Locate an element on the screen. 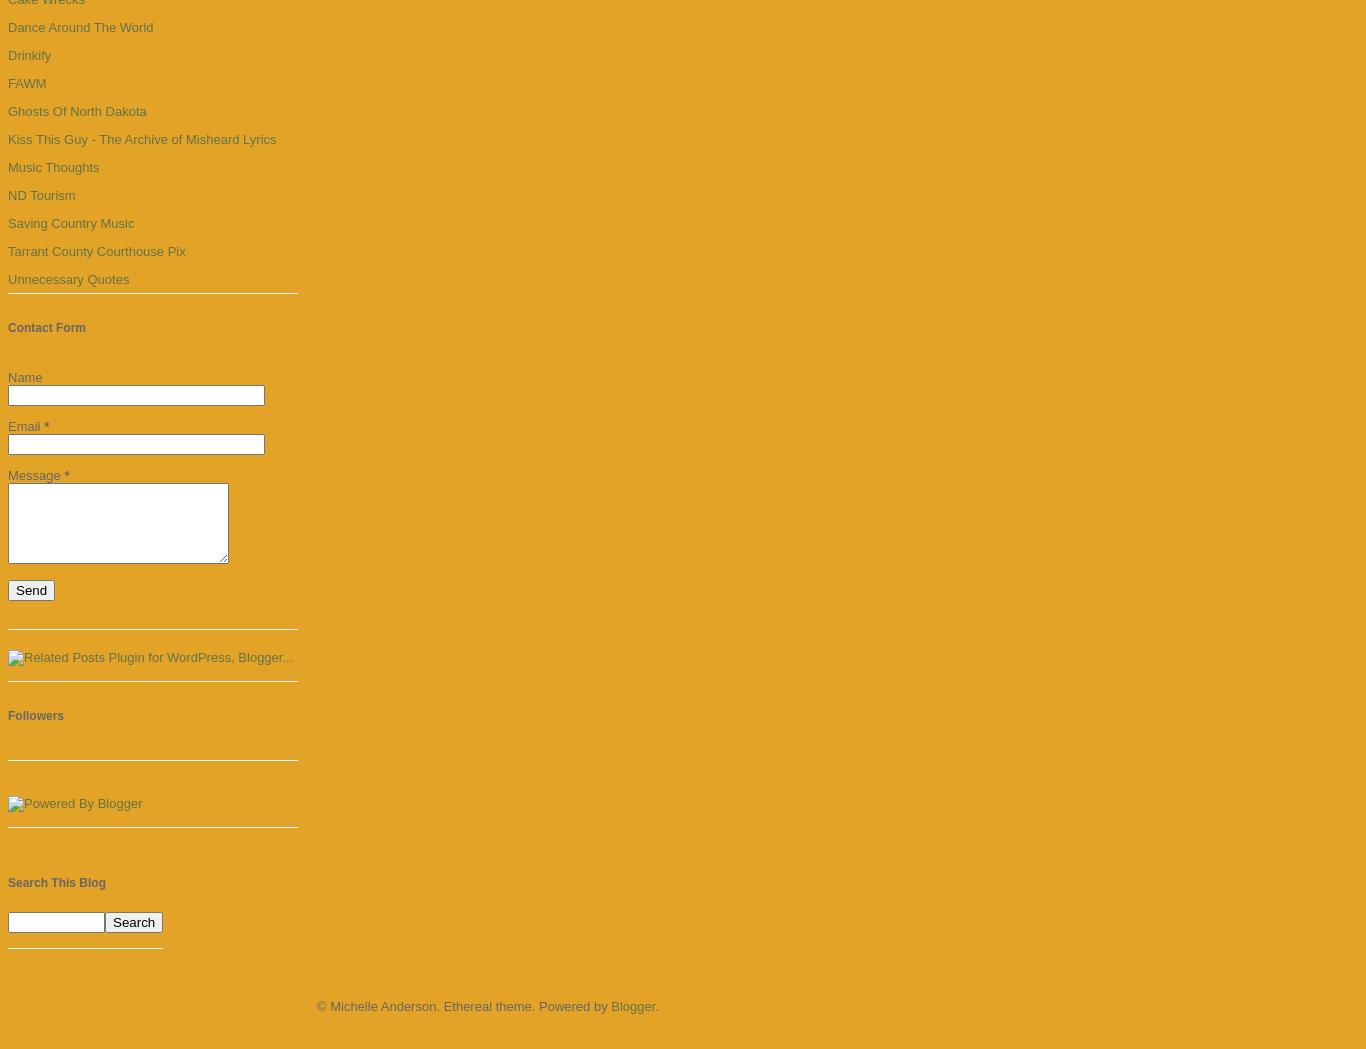 This screenshot has width=1366, height=1049. 'FAWM' is located at coordinates (27, 81).